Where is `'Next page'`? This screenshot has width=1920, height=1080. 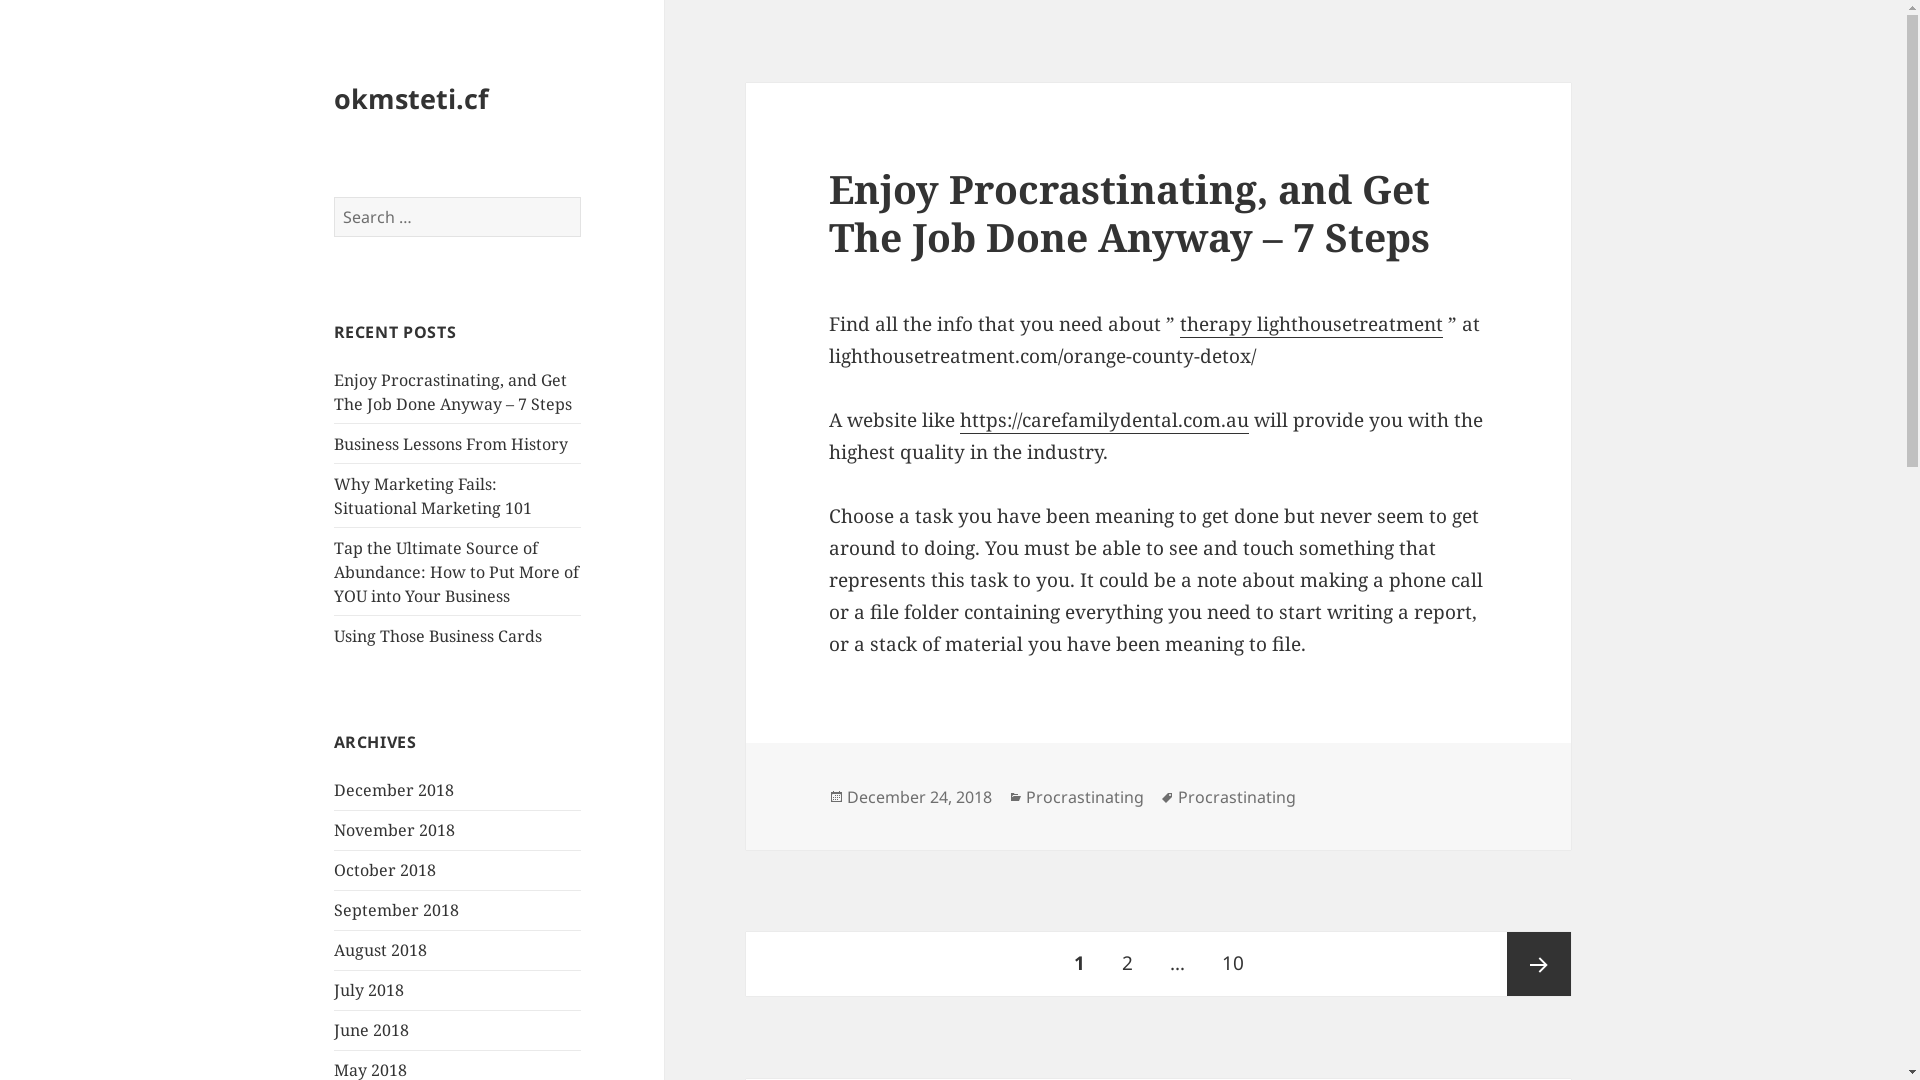
'Next page' is located at coordinates (1538, 963).